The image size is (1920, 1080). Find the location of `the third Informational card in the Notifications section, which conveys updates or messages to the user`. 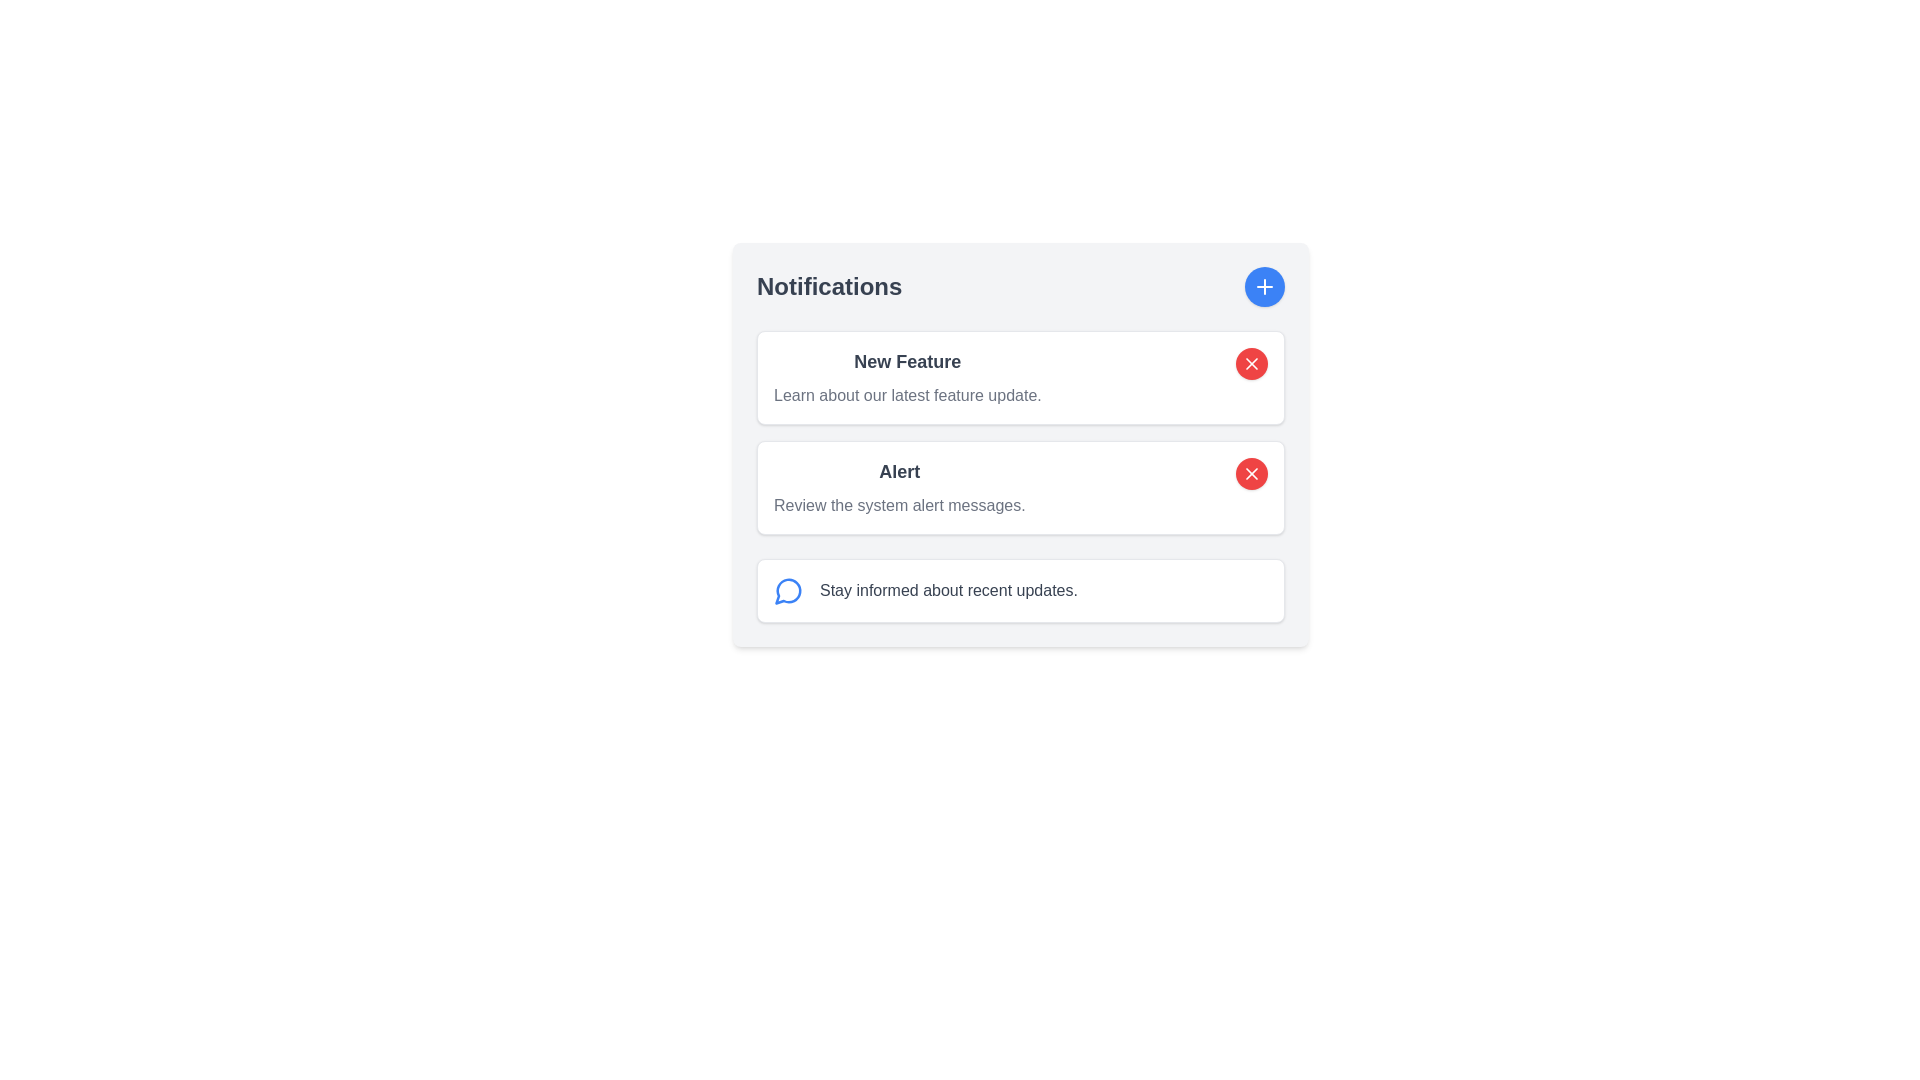

the third Informational card in the Notifications section, which conveys updates or messages to the user is located at coordinates (1021, 589).